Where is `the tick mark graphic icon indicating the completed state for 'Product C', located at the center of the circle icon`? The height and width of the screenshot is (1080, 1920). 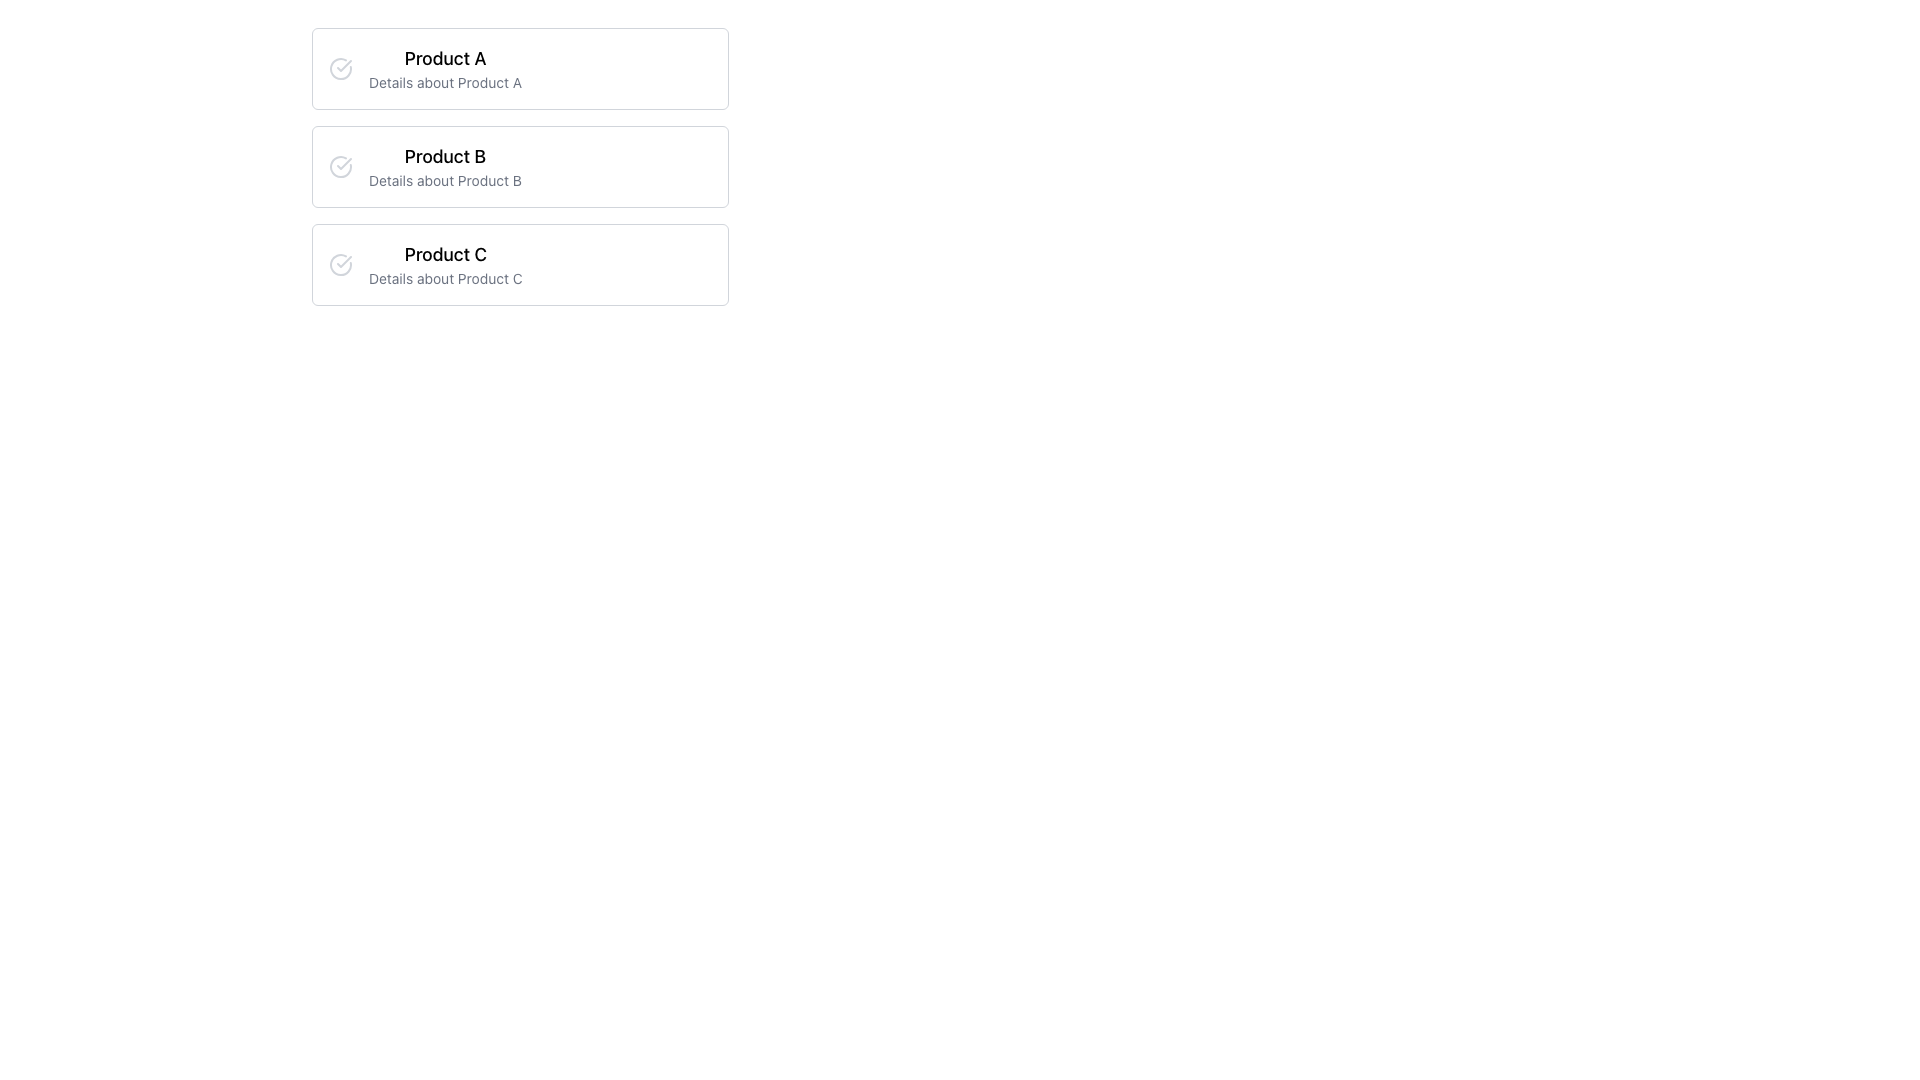 the tick mark graphic icon indicating the completed state for 'Product C', located at the center of the circle icon is located at coordinates (344, 261).